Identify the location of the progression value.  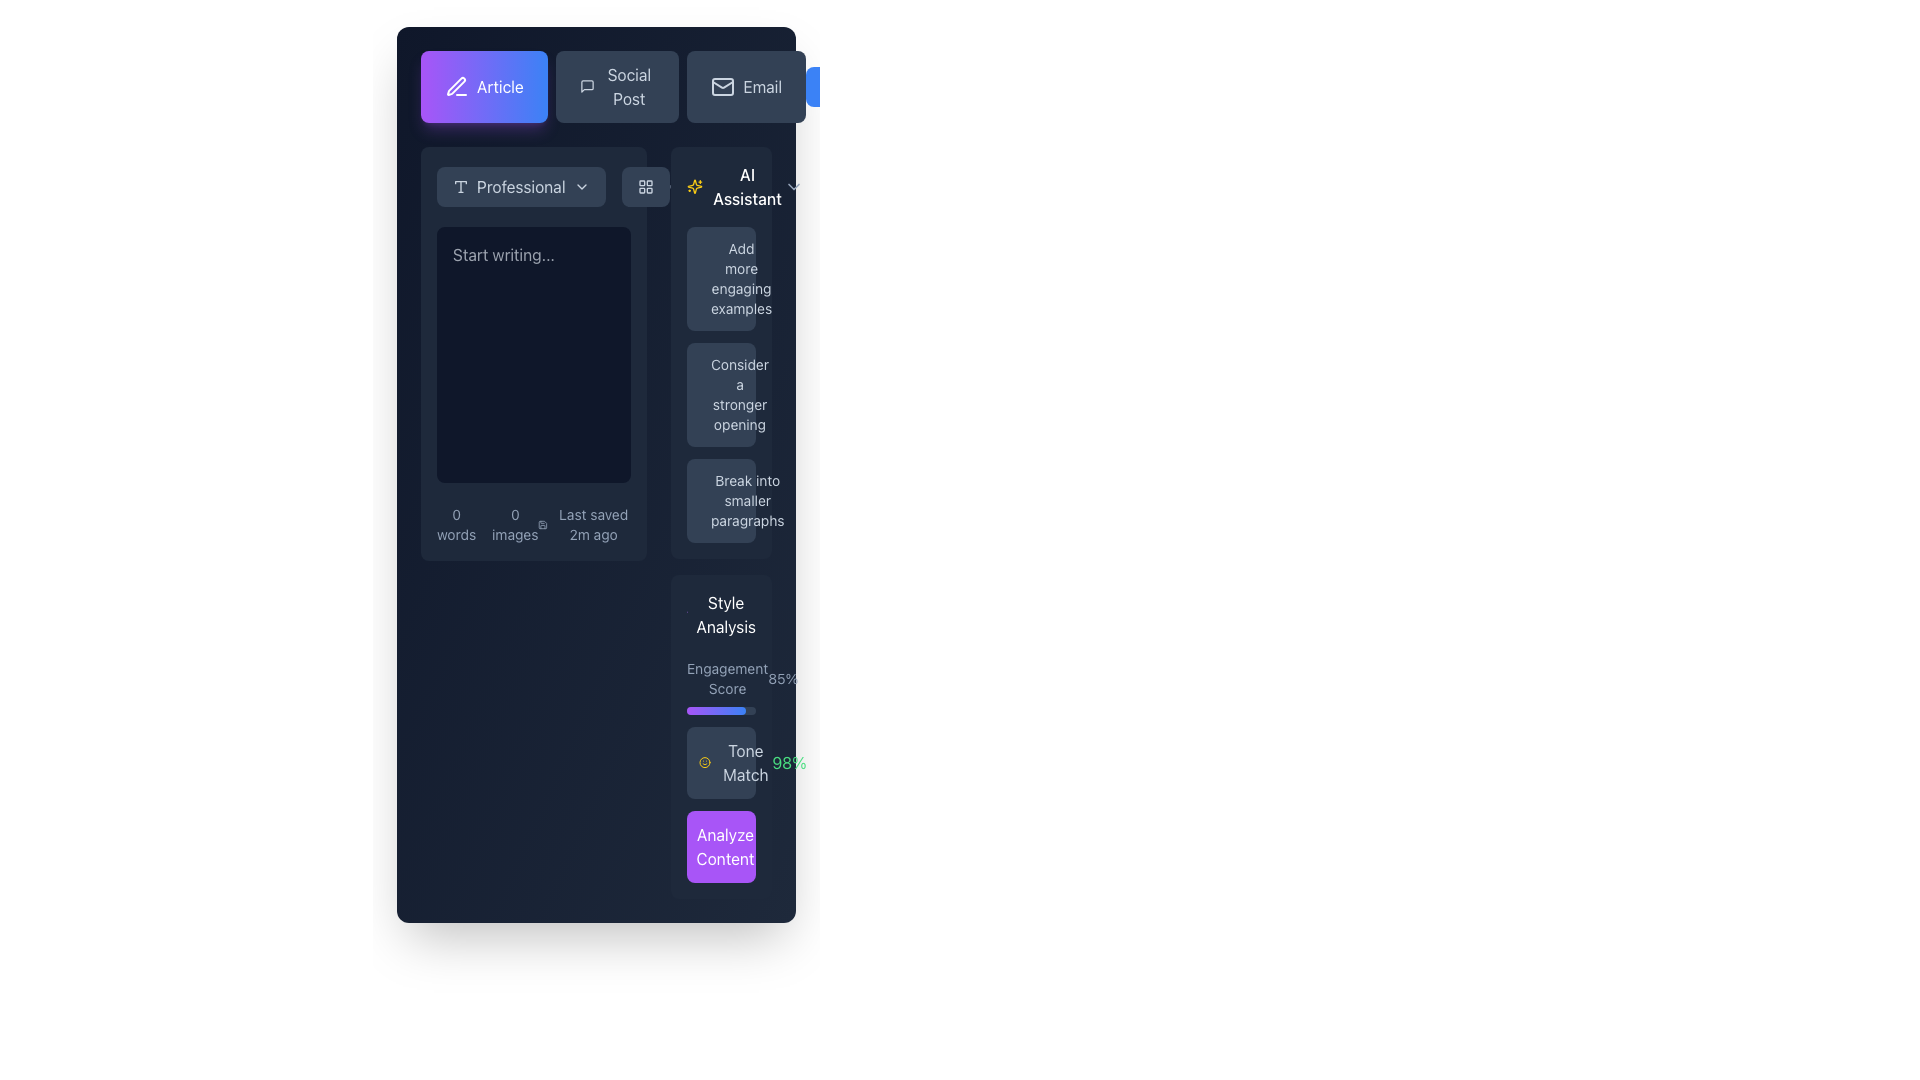
(712, 709).